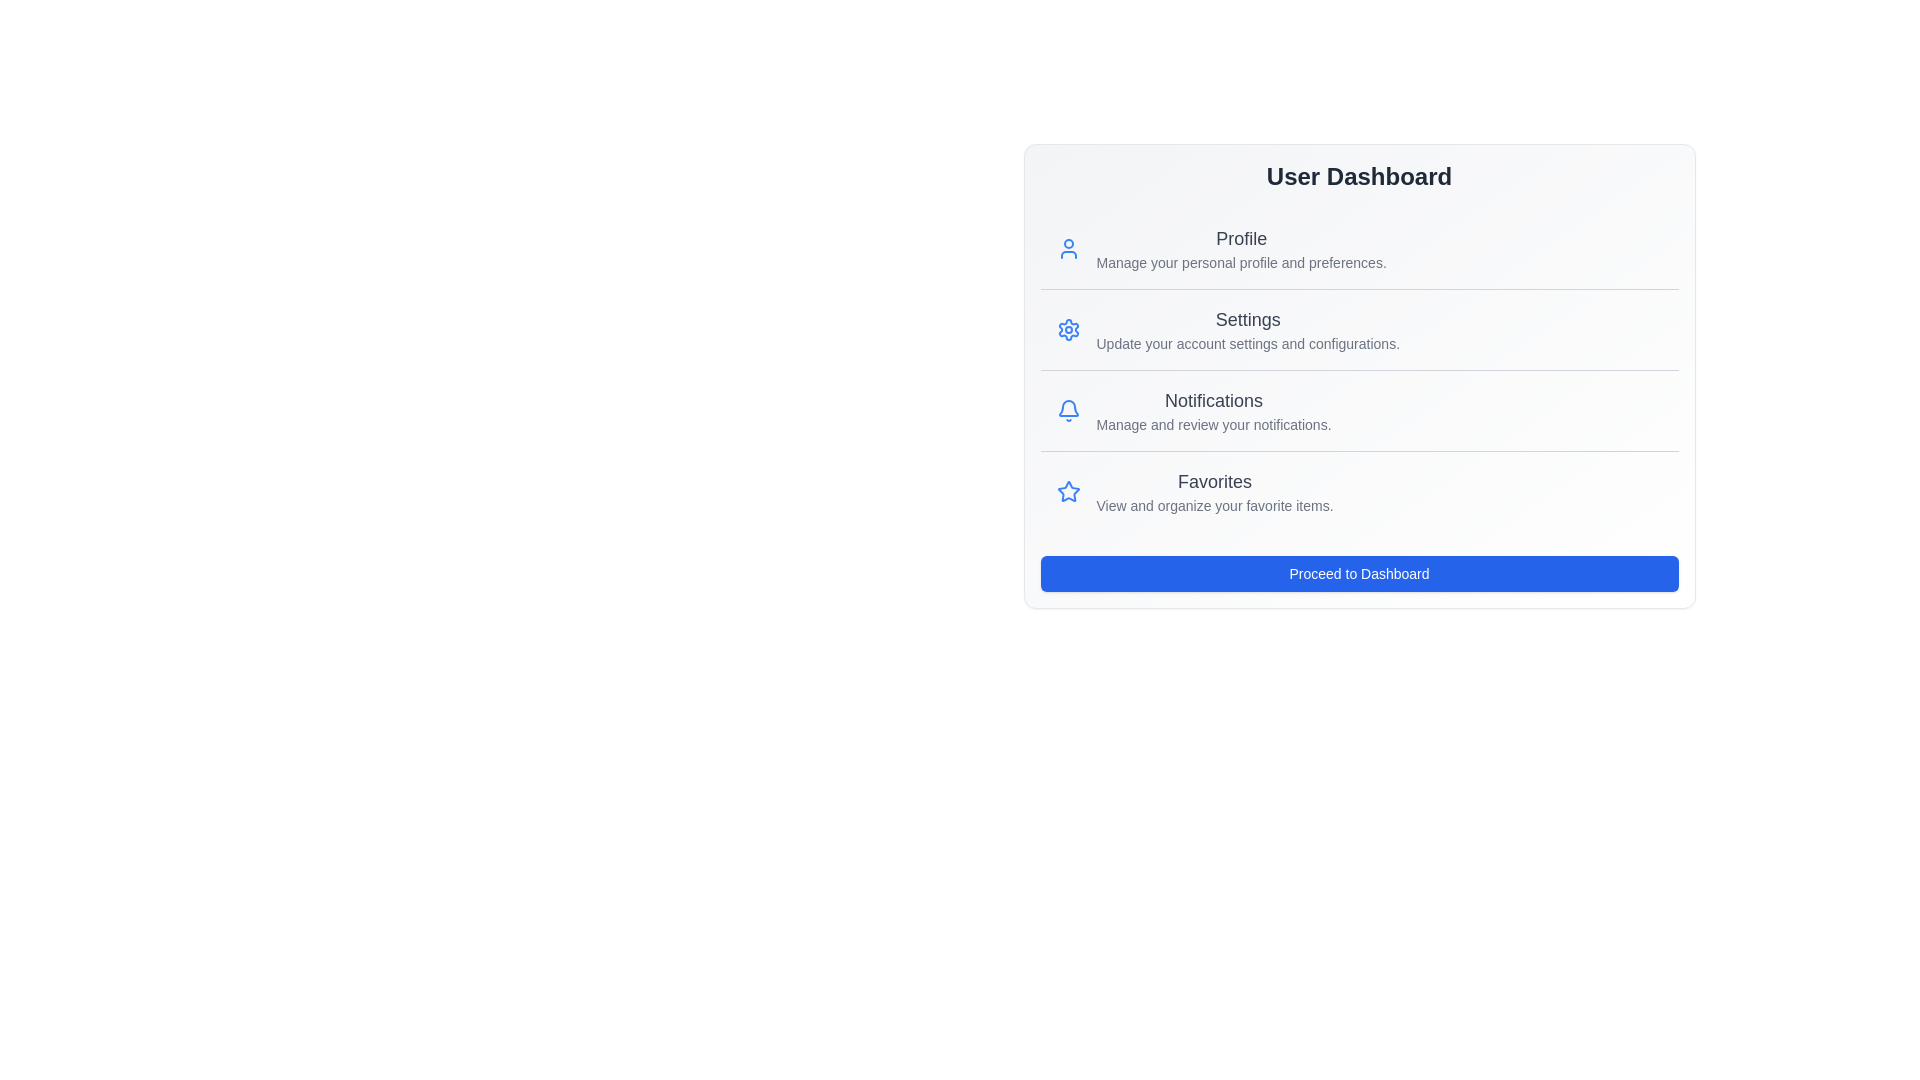 This screenshot has width=1920, height=1080. Describe the element at coordinates (1067, 492) in the screenshot. I see `the star-shaped icon with a blue outline in the 'Favorites' section, located above the text 'Favorites' and 'View and organize your favorite items.'` at that location.